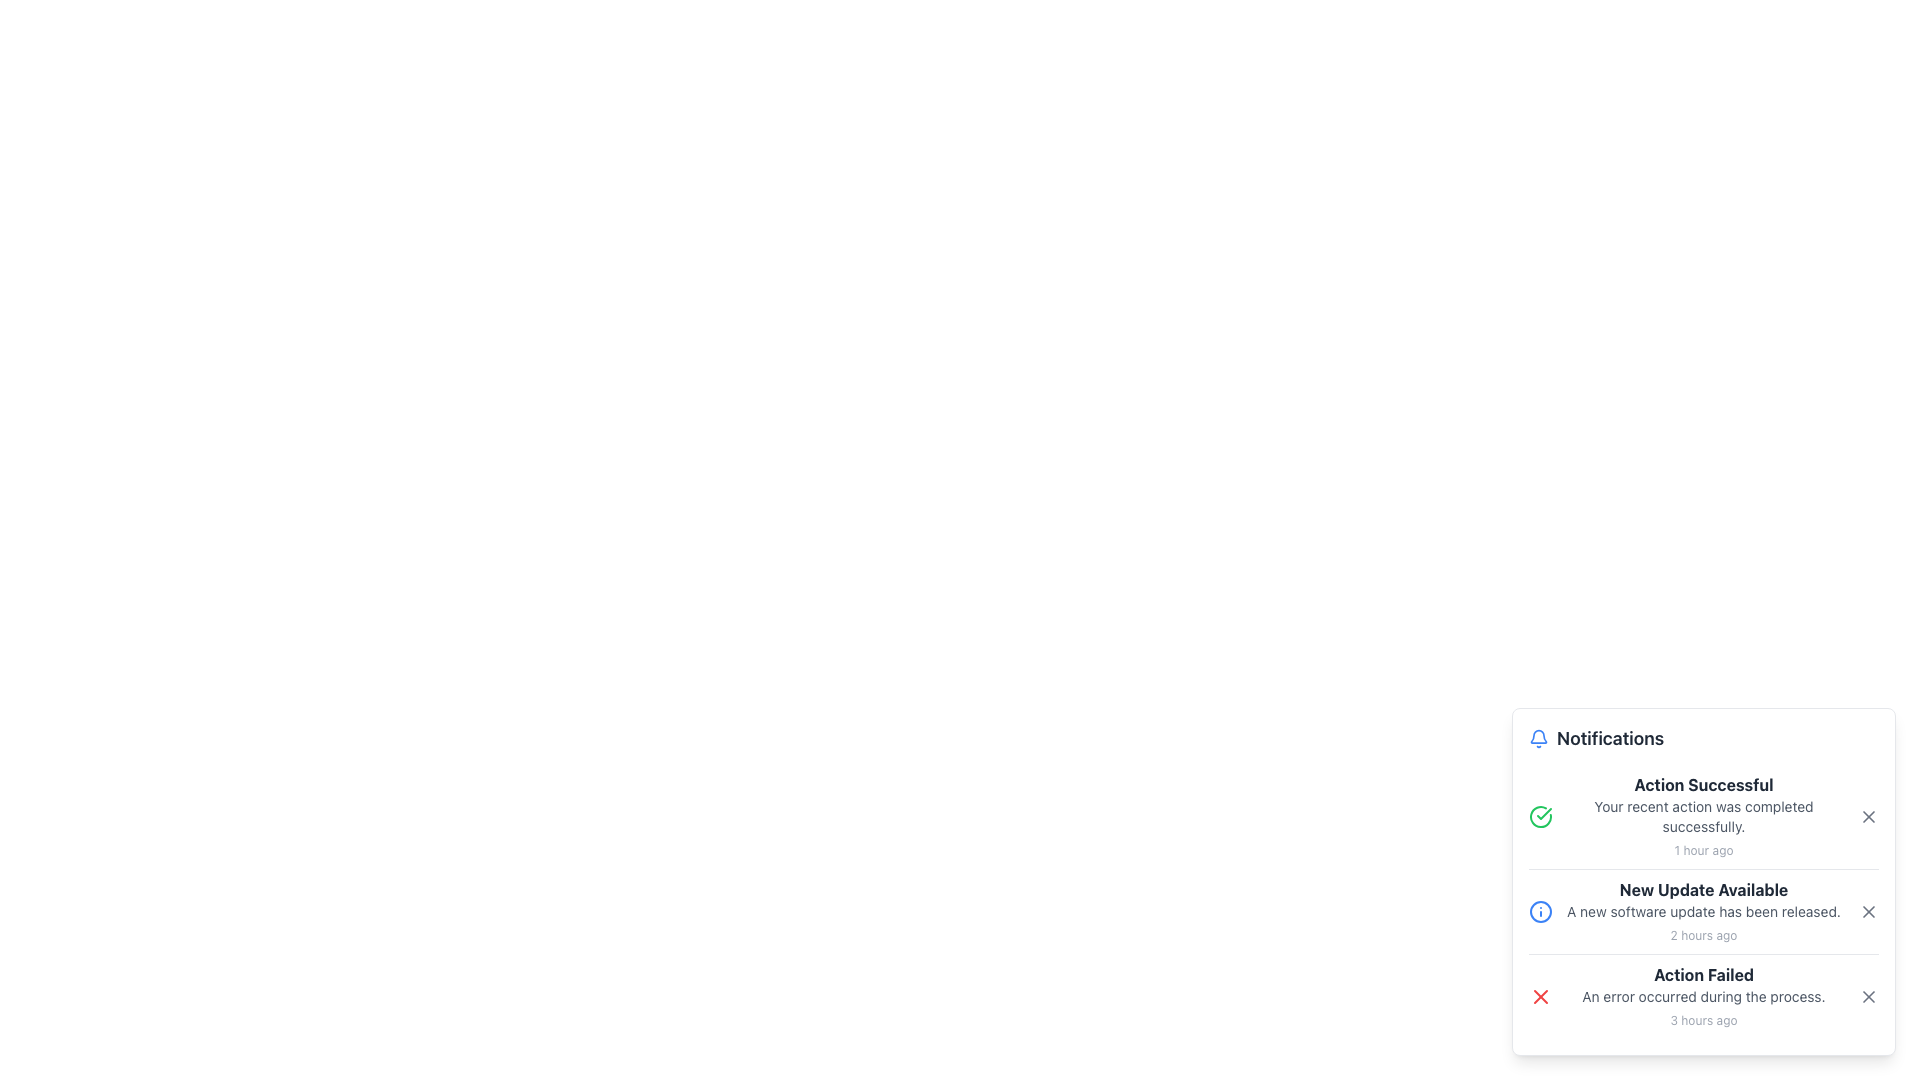  I want to click on the error icon located immediately to the left of the 'Action Failed' text in the notification card at the bottom of the notification stack, so click(1539, 996).